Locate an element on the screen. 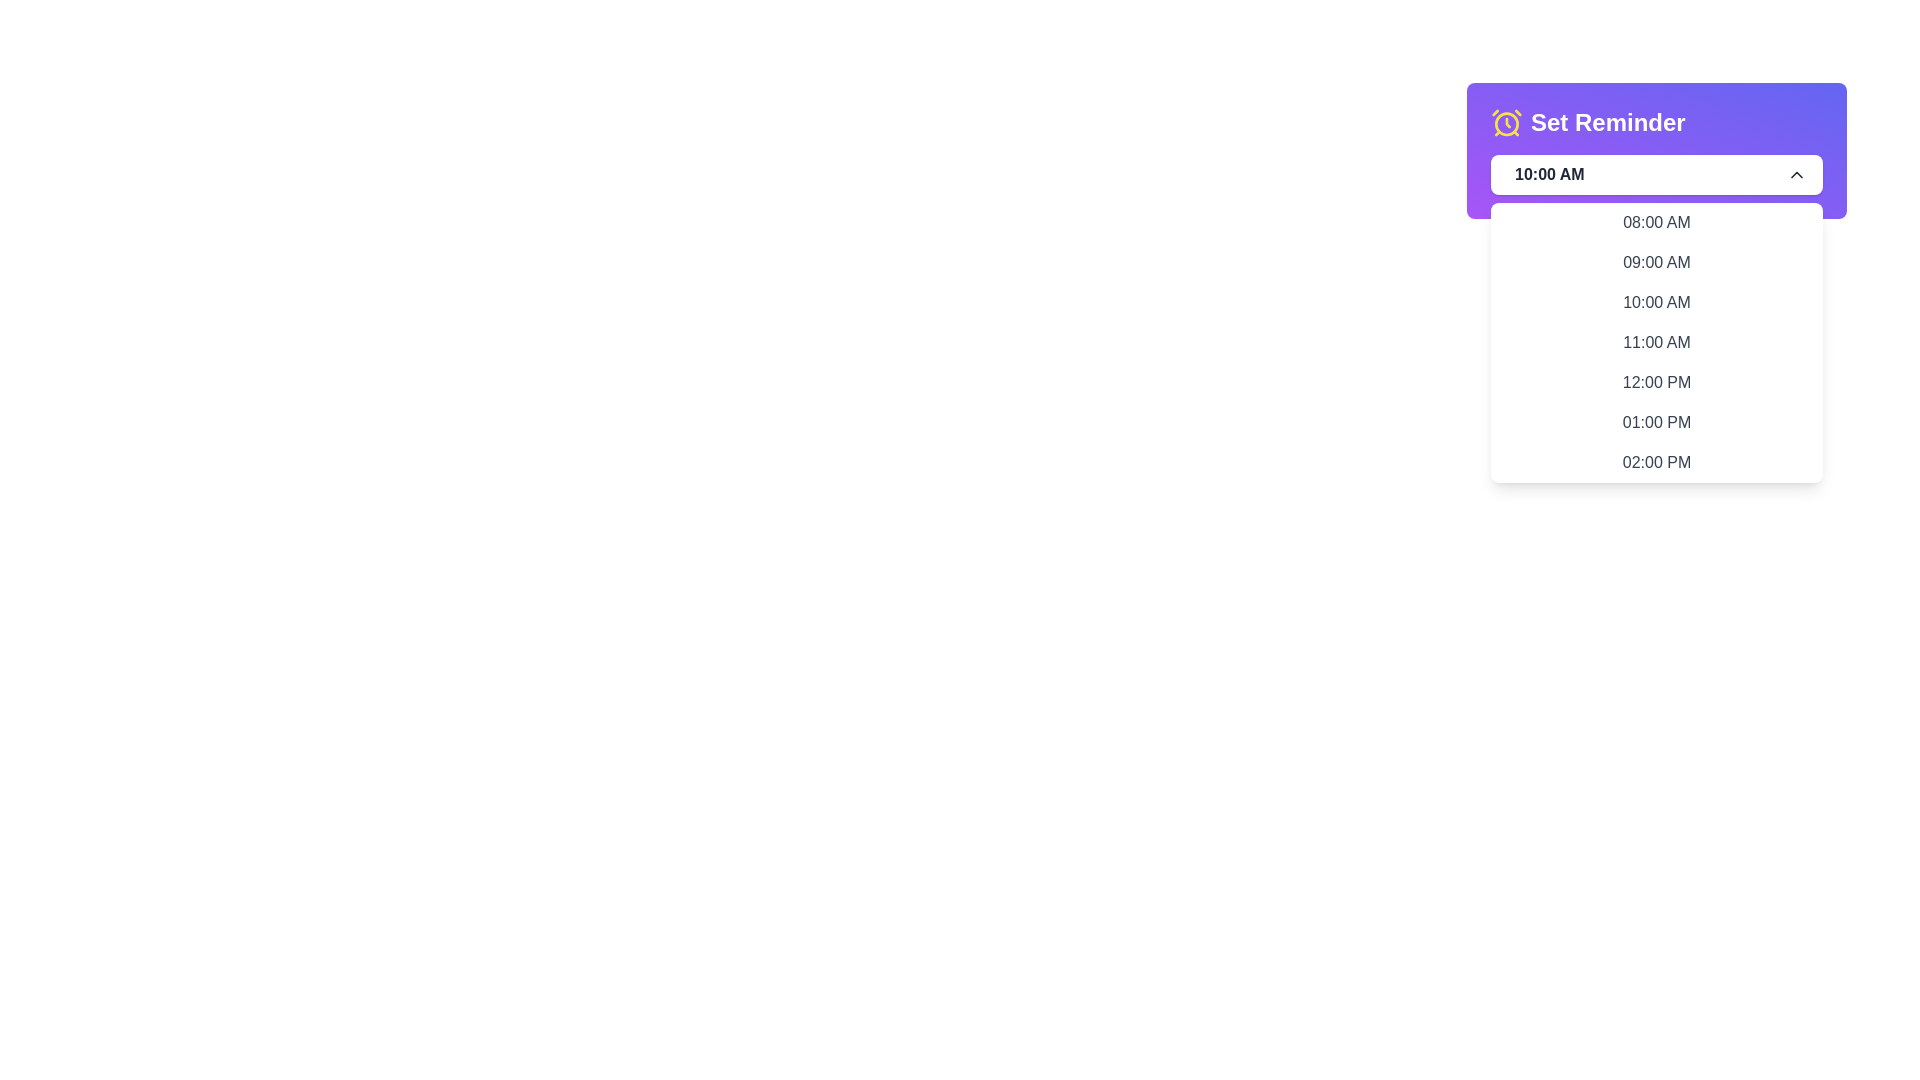  the fourth list item in the dropdown menu is located at coordinates (1656, 342).